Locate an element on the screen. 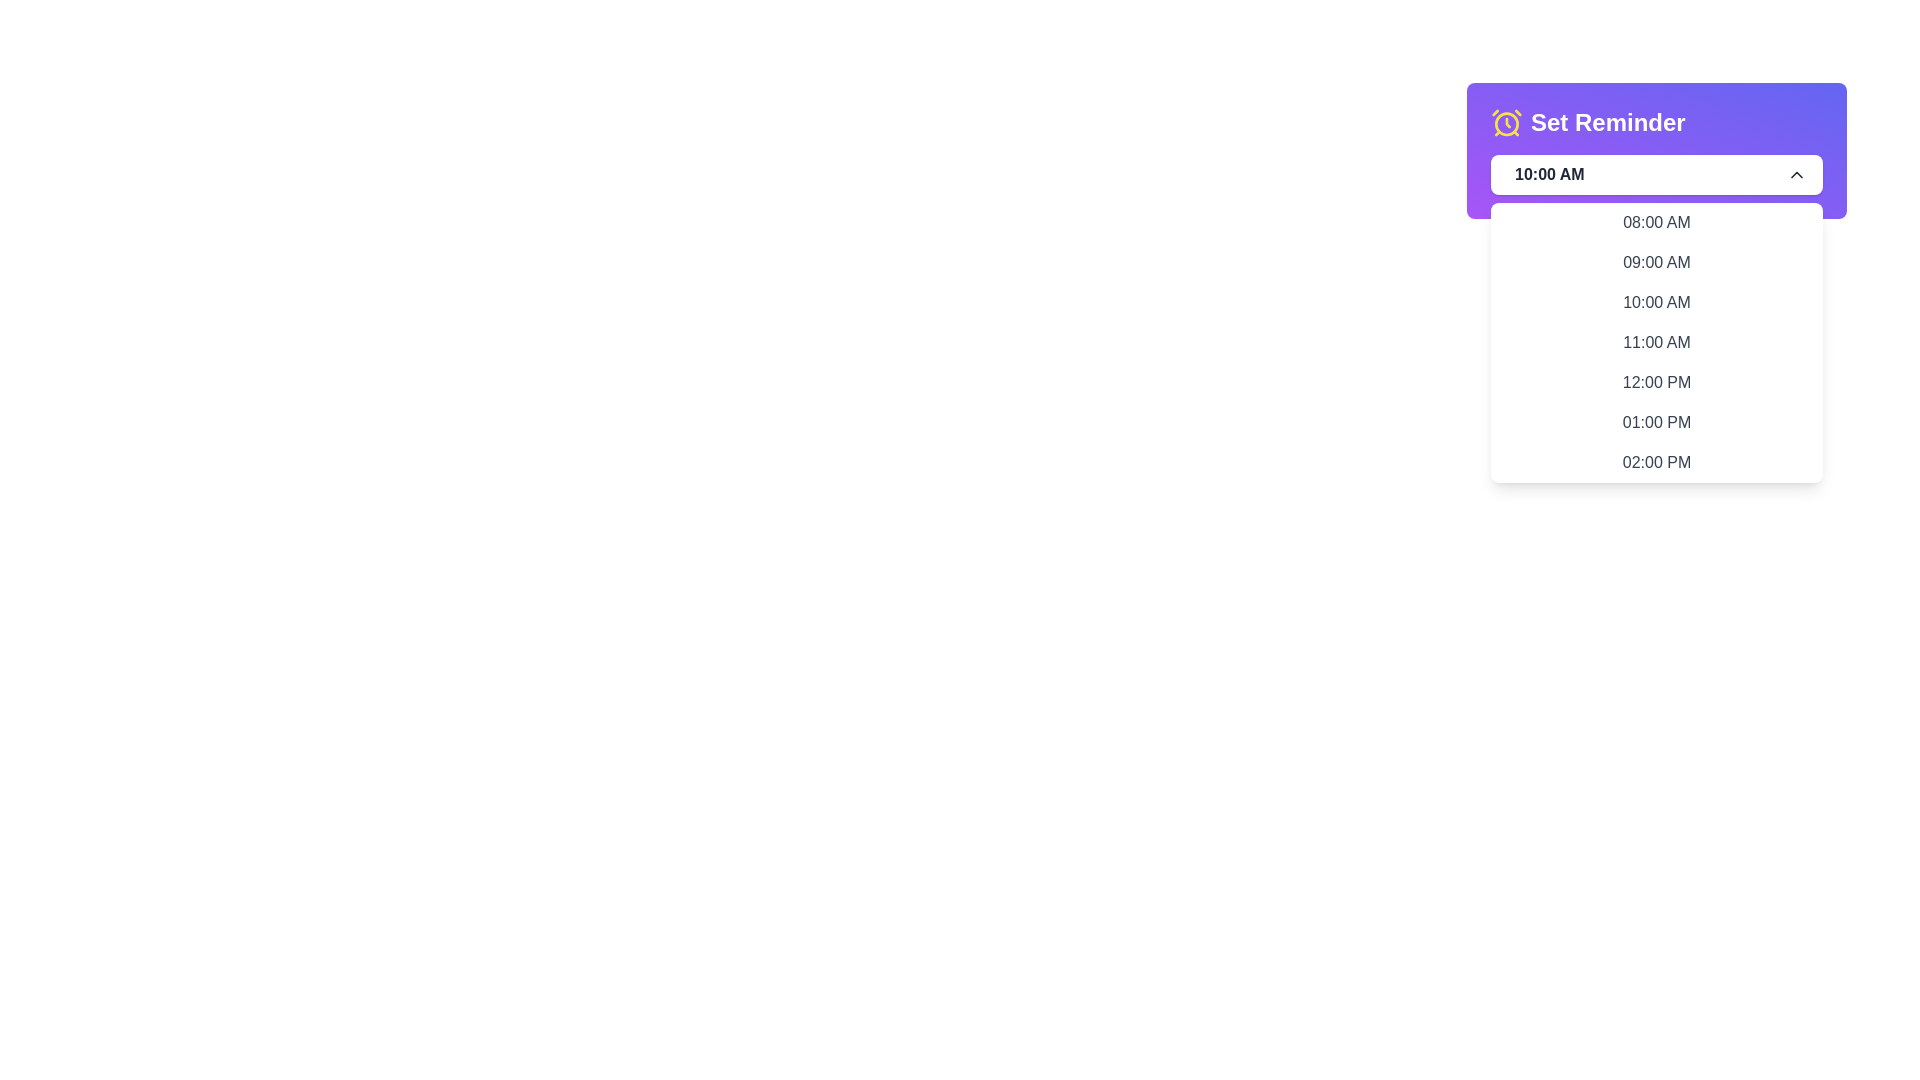  the fourth list item in the dropdown menu is located at coordinates (1656, 342).